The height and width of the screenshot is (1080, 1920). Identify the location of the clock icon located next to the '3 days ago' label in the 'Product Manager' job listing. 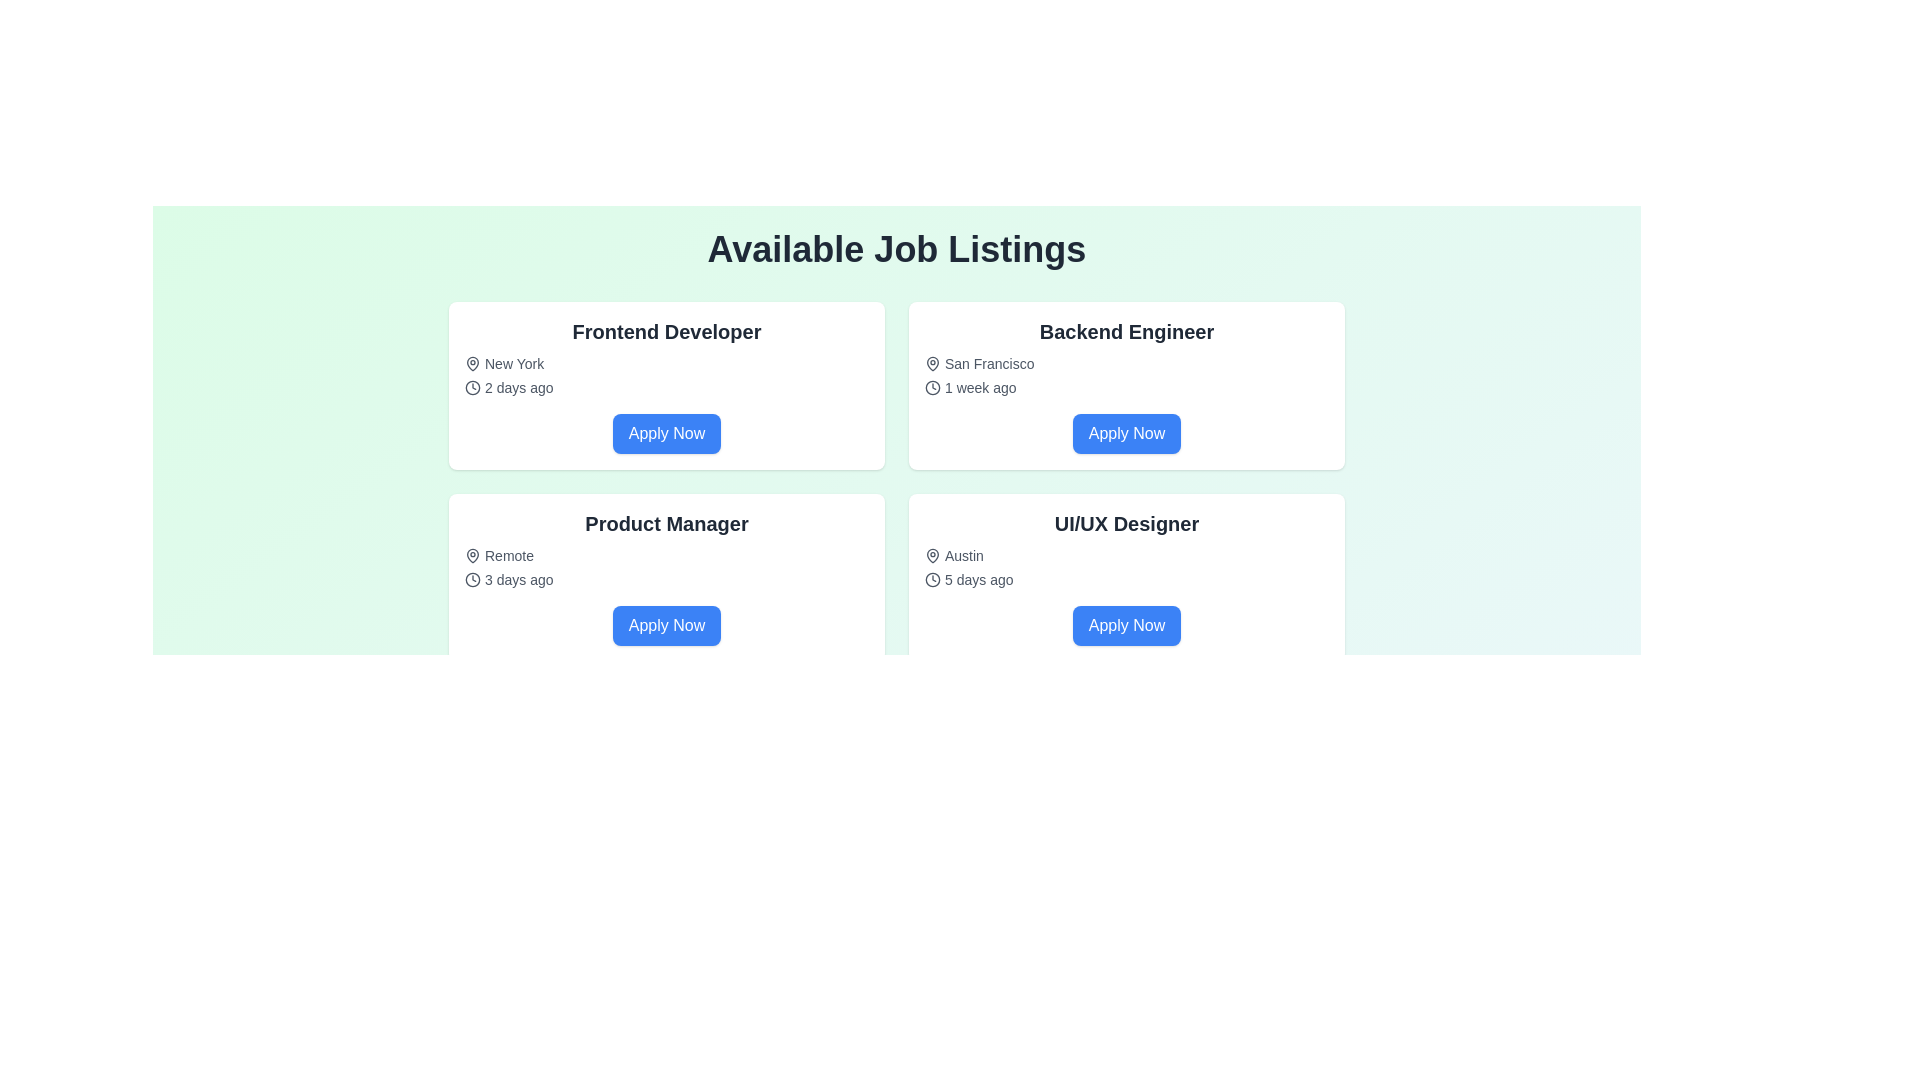
(472, 579).